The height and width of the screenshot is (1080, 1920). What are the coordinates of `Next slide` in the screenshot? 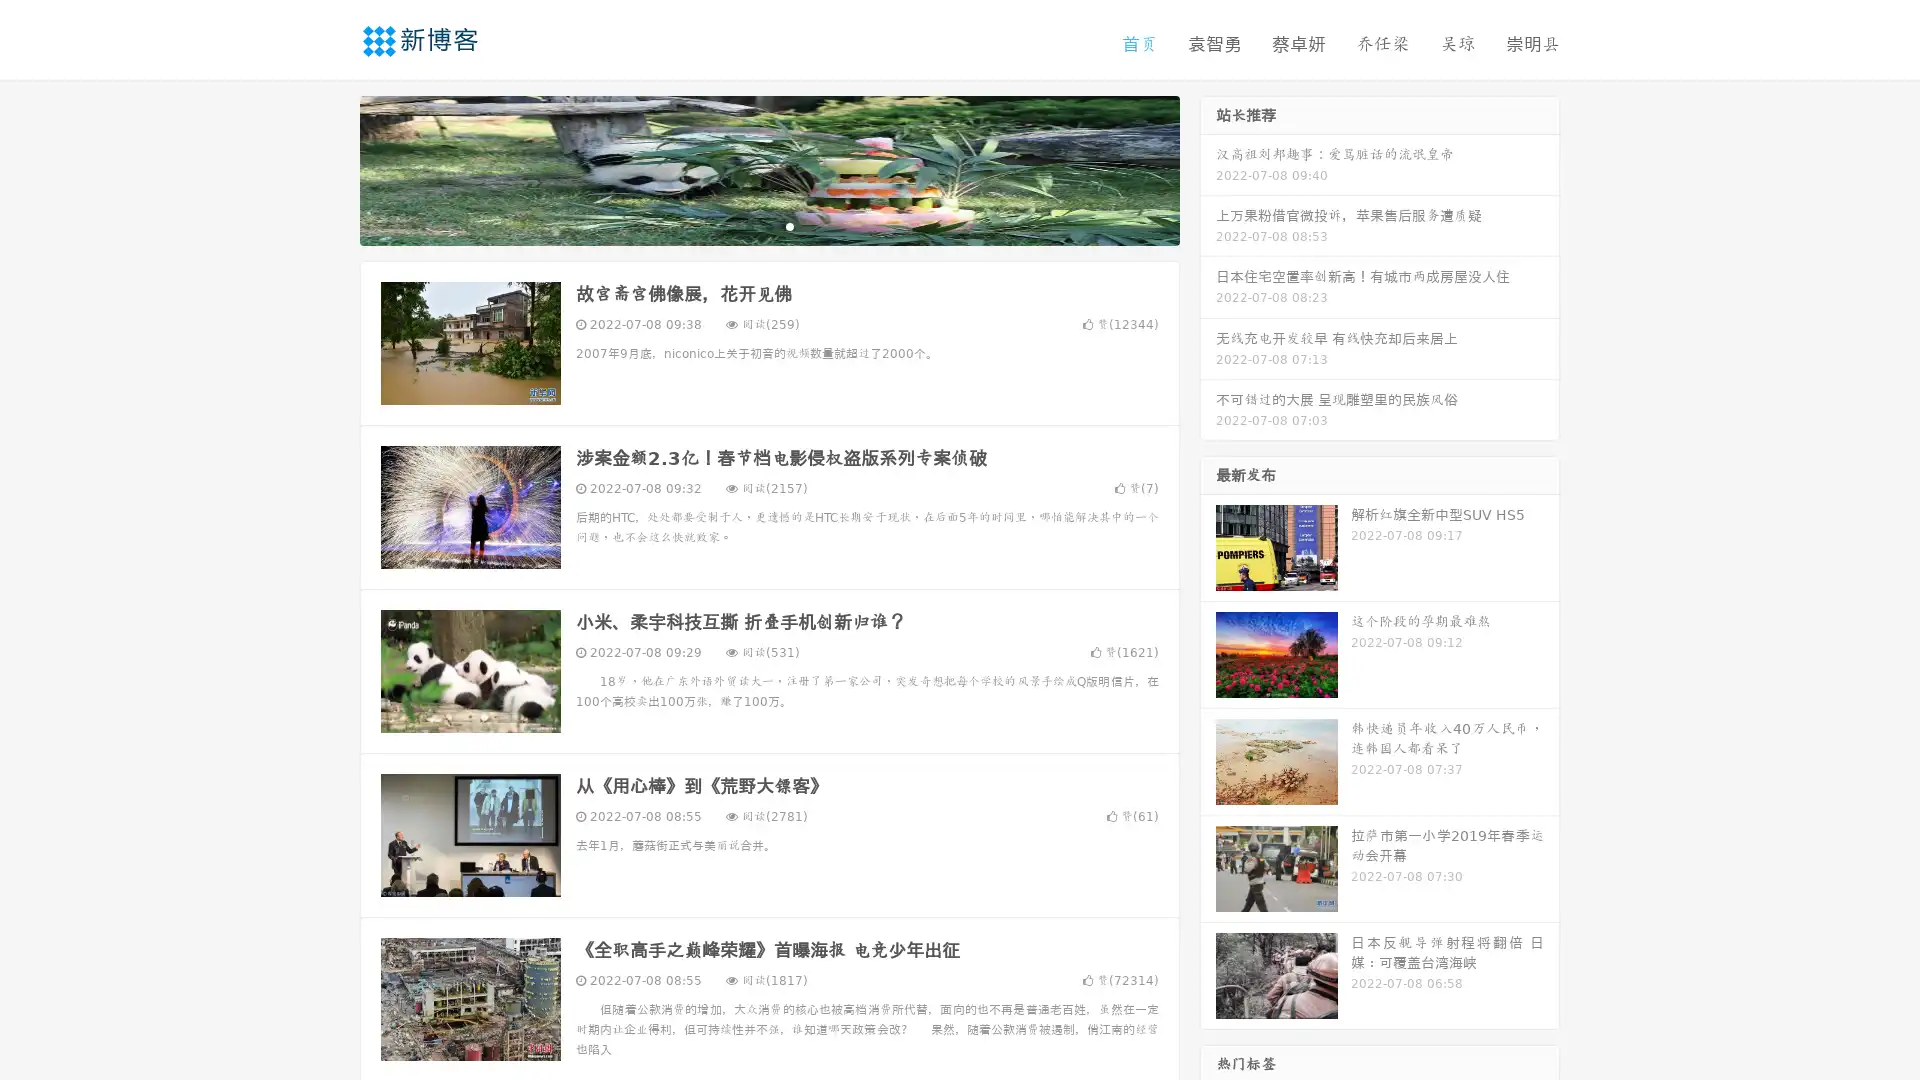 It's located at (1208, 168).